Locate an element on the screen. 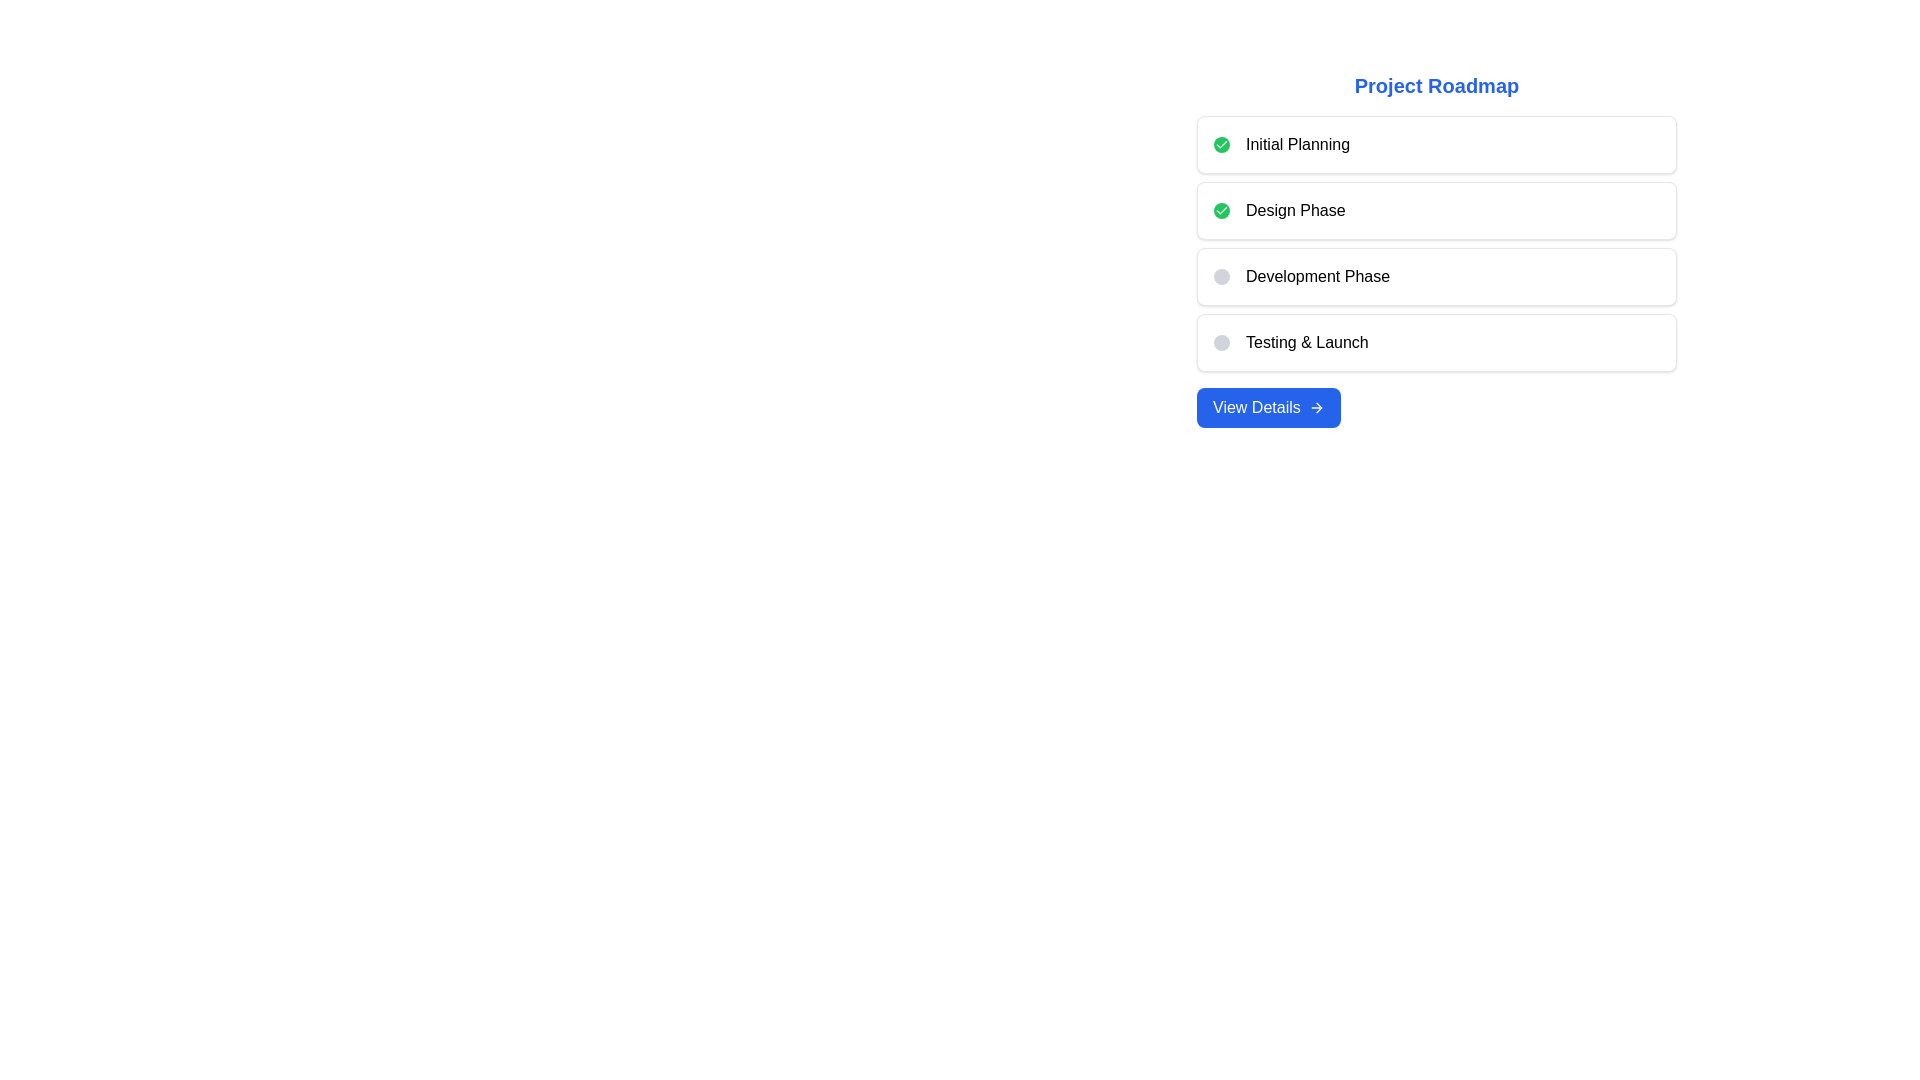 This screenshot has height=1080, width=1920. the interactive button located at the bottom of the 'Project Roadmap' section for visual feedback is located at coordinates (1267, 407).